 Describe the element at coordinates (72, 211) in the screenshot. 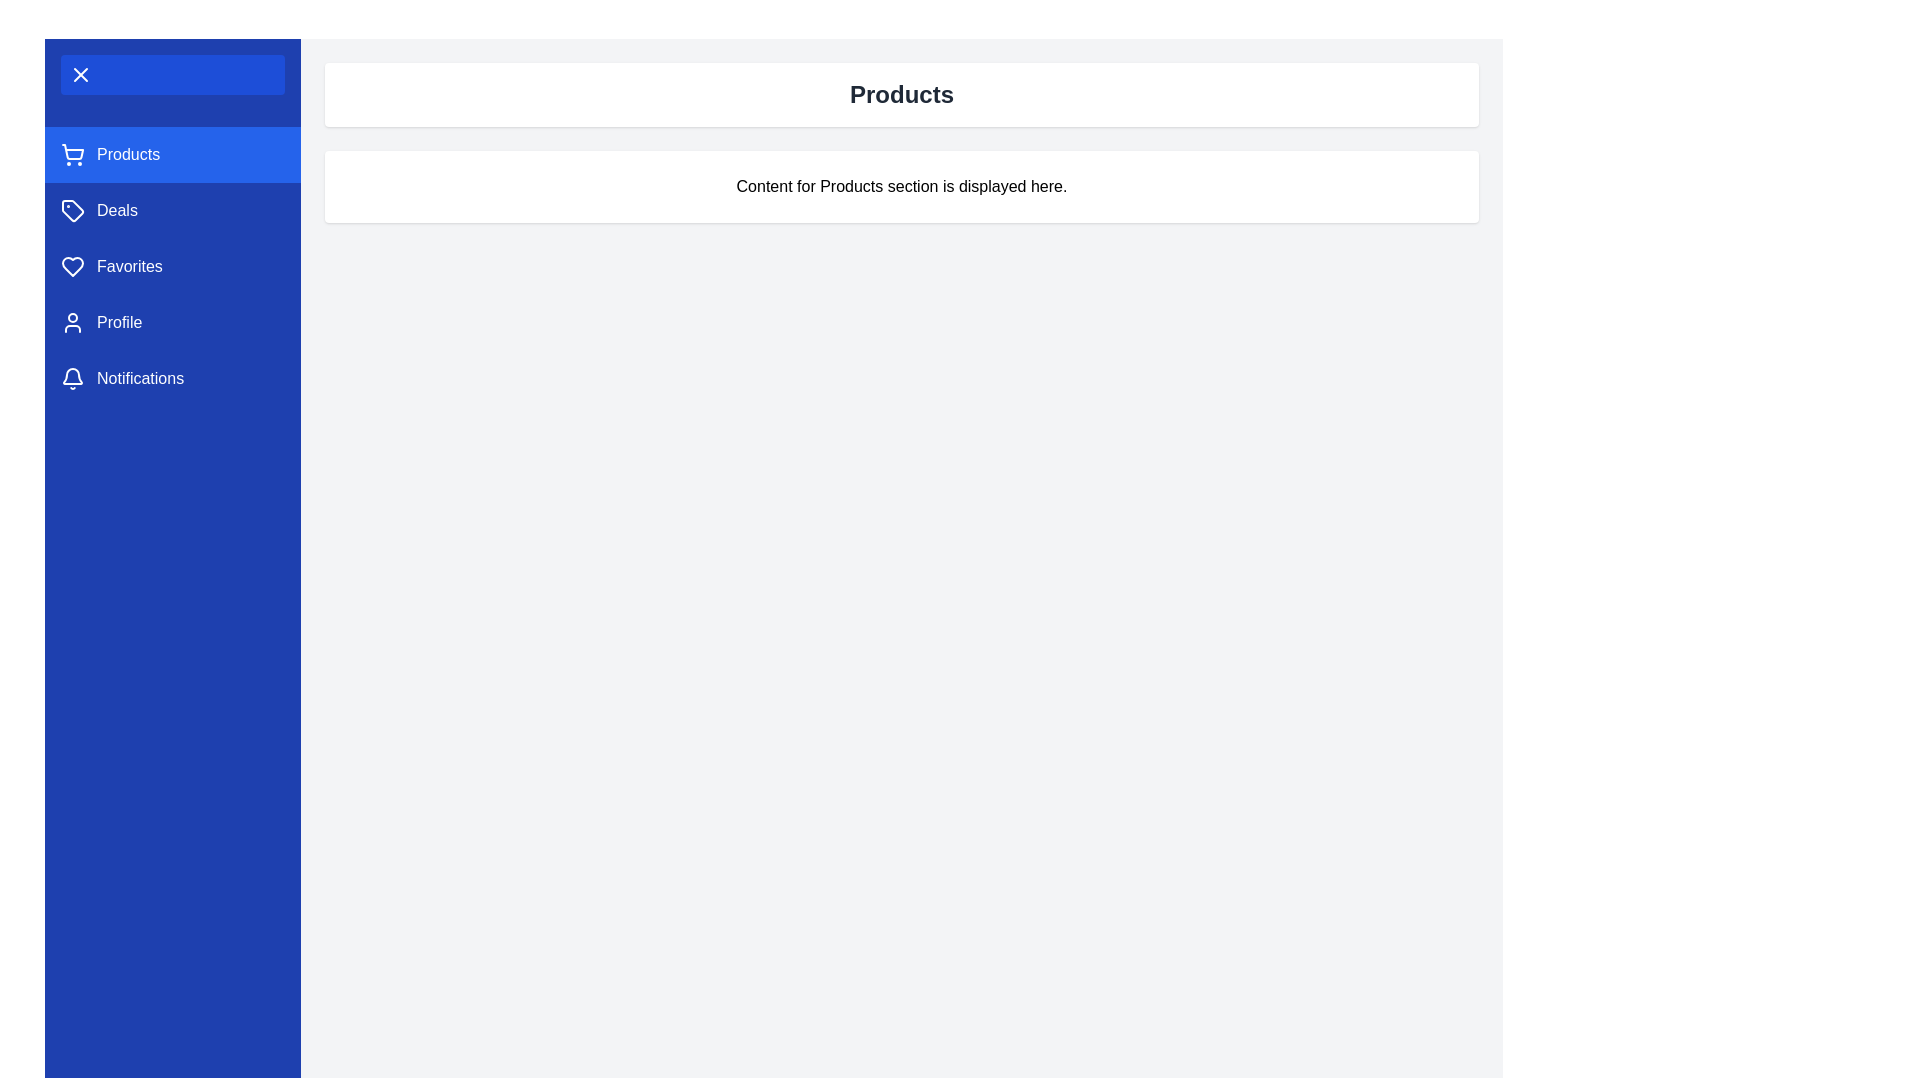

I see `the 'Deals' icon in the navigation bar` at that location.